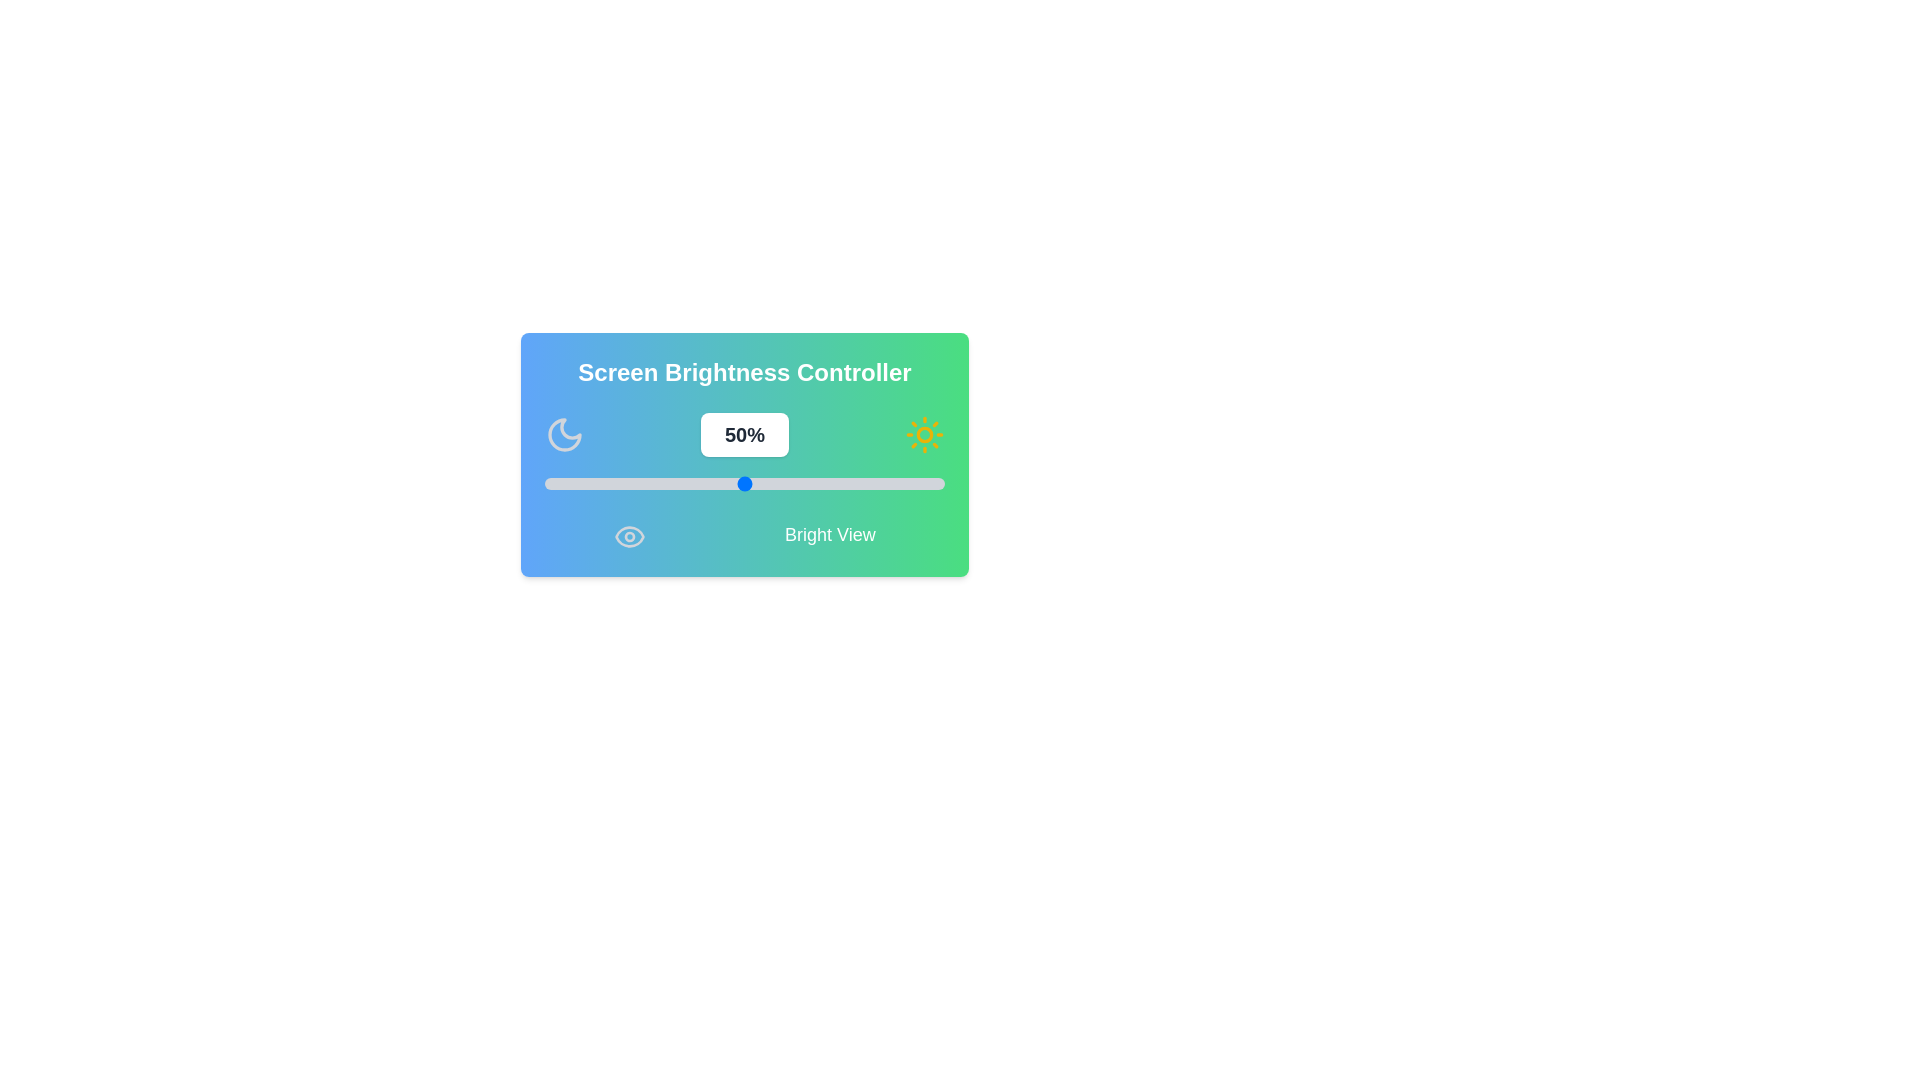 This screenshot has height=1080, width=1920. I want to click on the brightness level to 68% using the slider, so click(816, 483).